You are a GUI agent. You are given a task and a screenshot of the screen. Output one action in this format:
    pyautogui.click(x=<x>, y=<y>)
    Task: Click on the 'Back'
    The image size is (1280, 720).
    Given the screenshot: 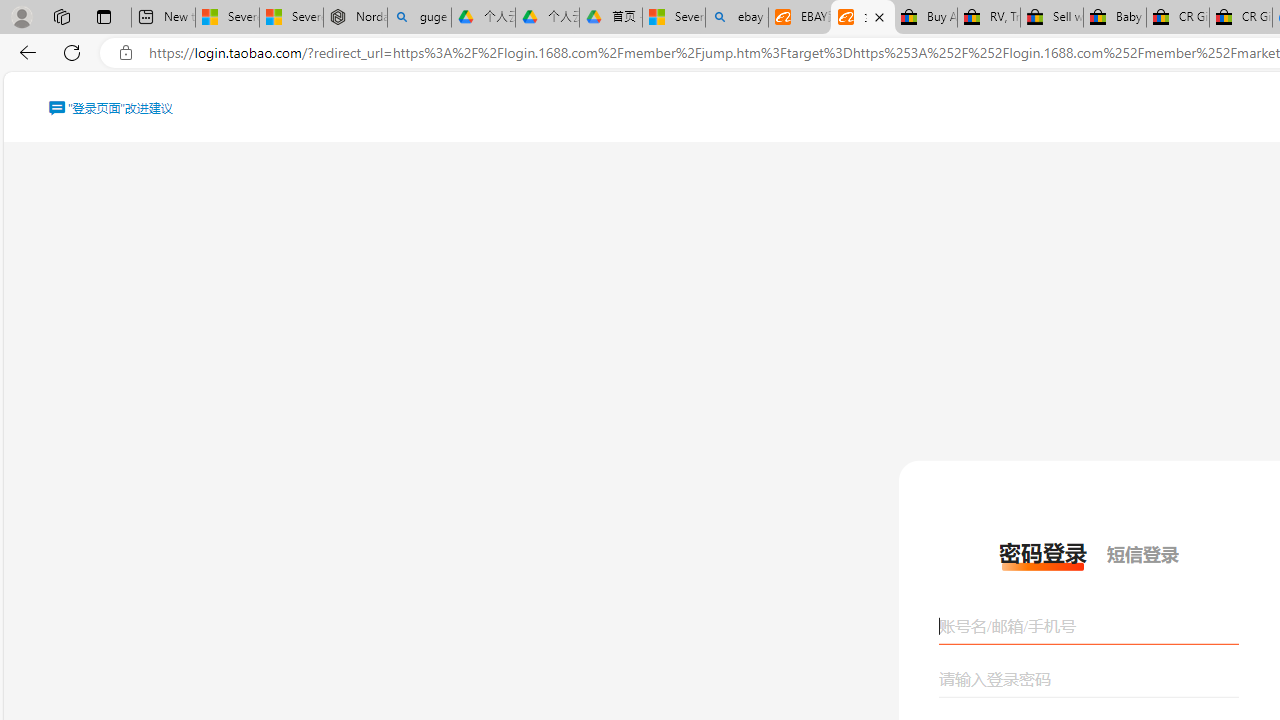 What is the action you would take?
    pyautogui.click(x=24, y=51)
    